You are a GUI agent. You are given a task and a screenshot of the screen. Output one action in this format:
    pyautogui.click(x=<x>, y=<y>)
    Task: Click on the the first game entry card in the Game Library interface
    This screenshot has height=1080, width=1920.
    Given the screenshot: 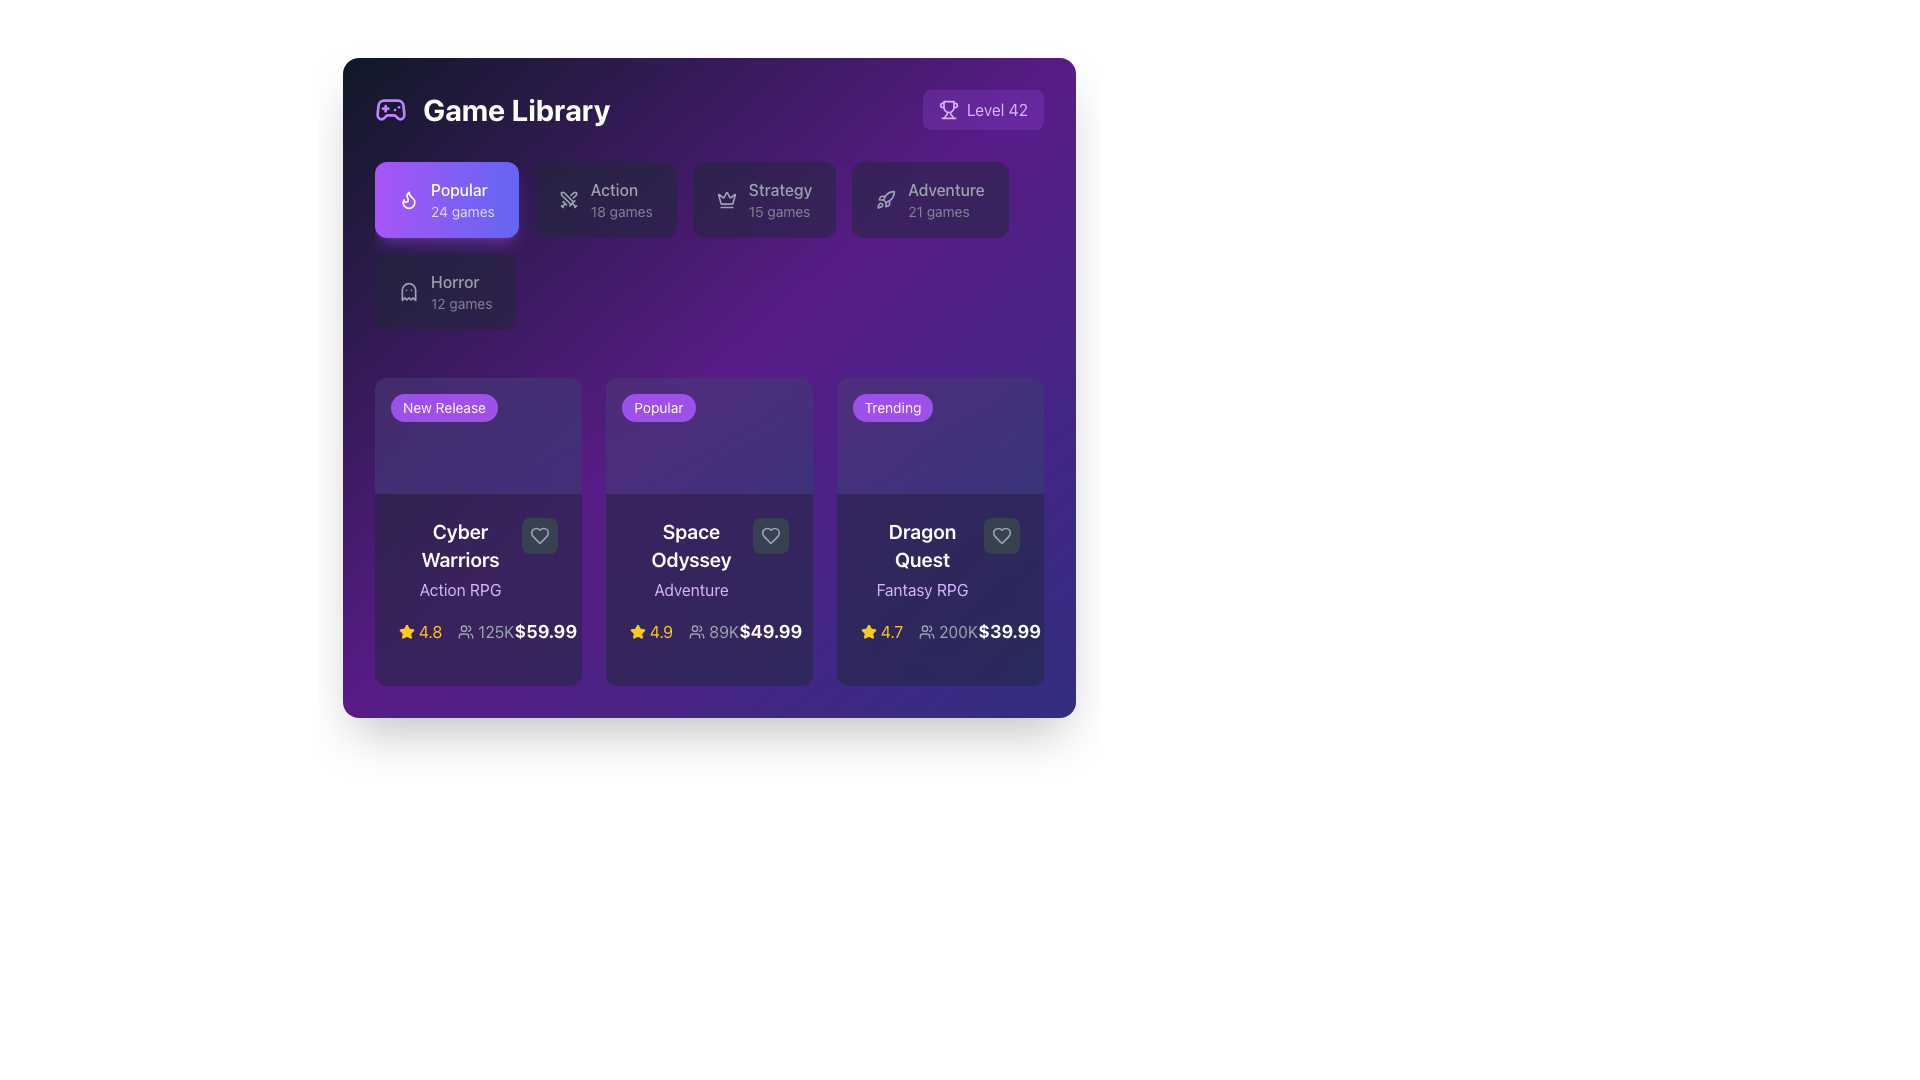 What is the action you would take?
    pyautogui.click(x=477, y=531)
    